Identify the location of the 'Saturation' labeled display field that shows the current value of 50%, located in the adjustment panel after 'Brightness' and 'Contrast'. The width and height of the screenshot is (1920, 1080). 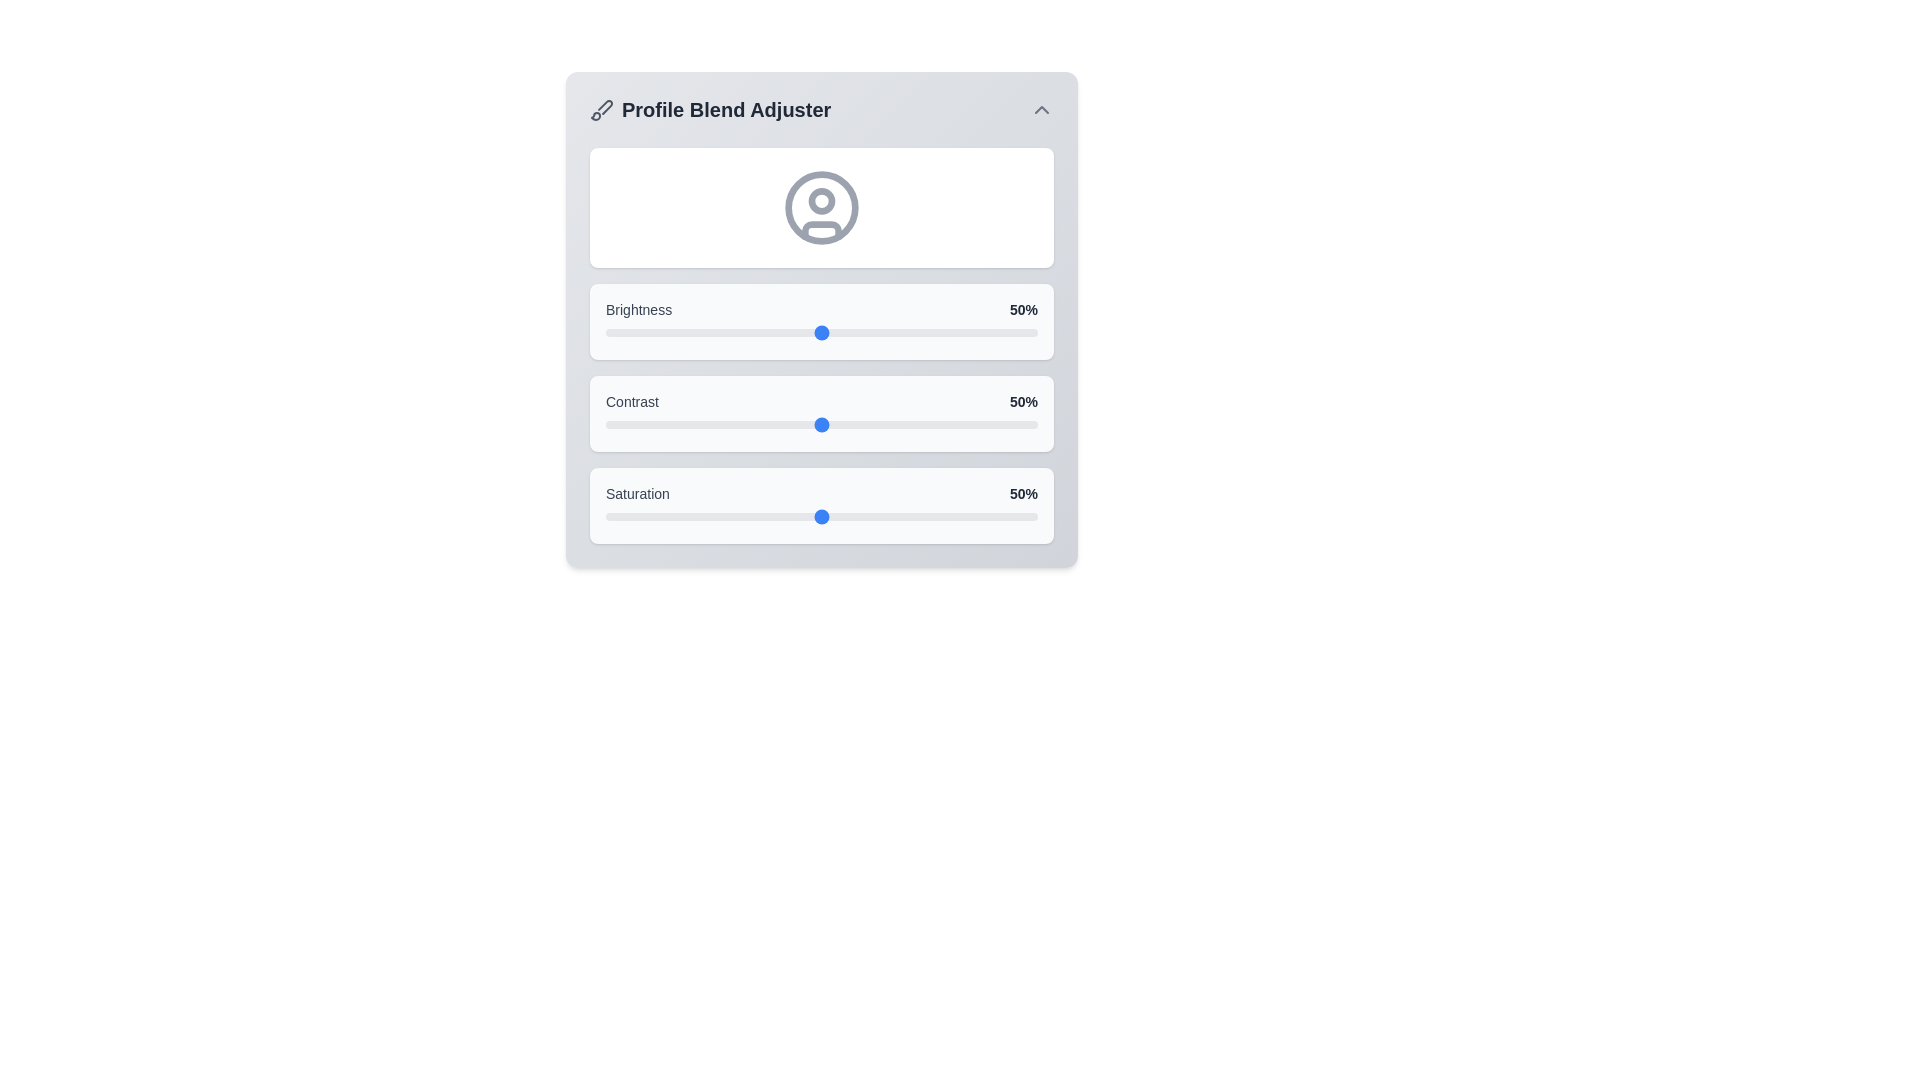
(821, 493).